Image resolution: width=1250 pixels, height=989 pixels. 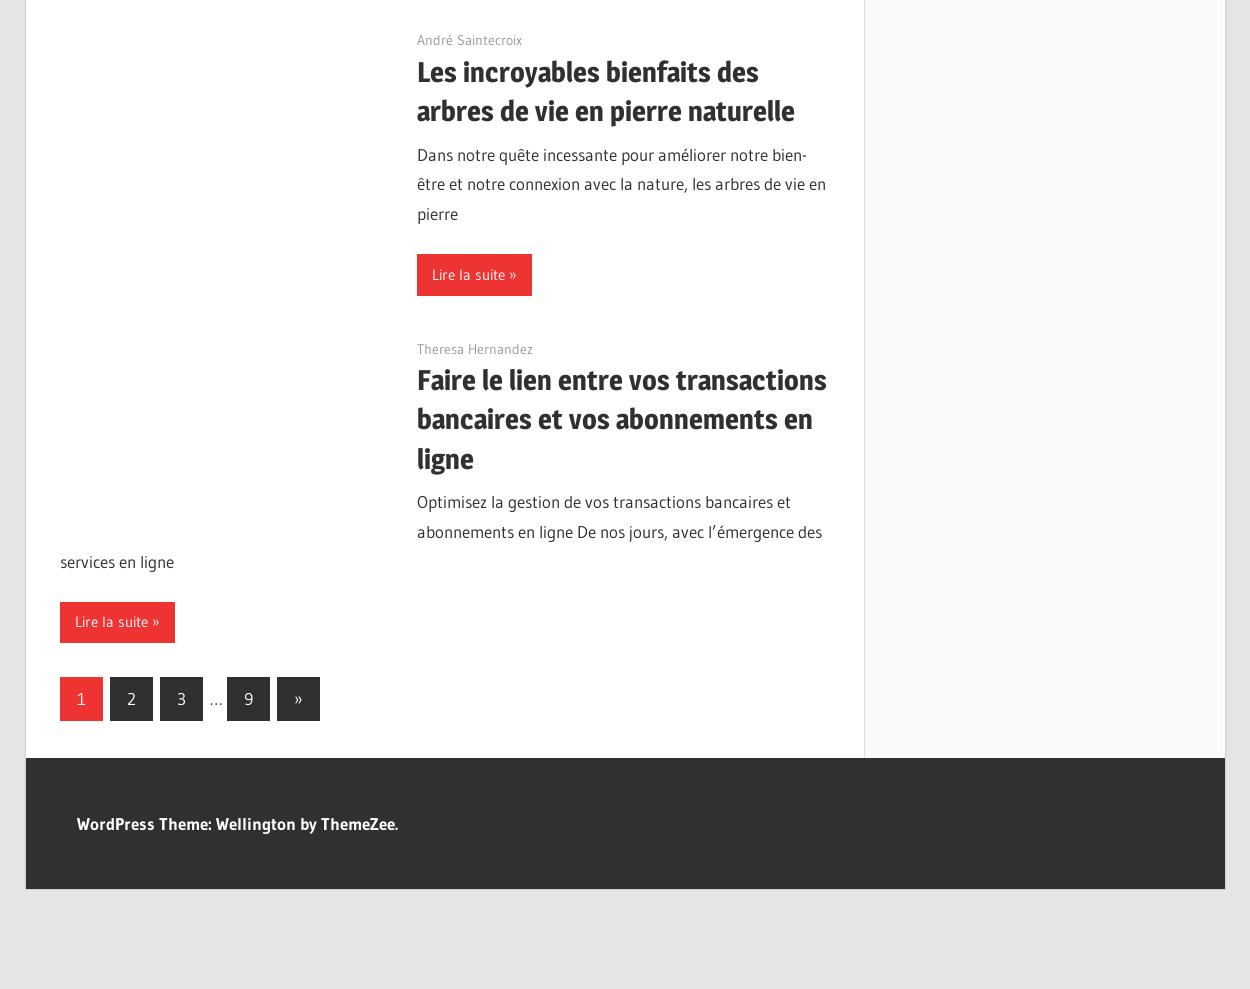 What do you see at coordinates (126, 697) in the screenshot?
I see `'2'` at bounding box center [126, 697].